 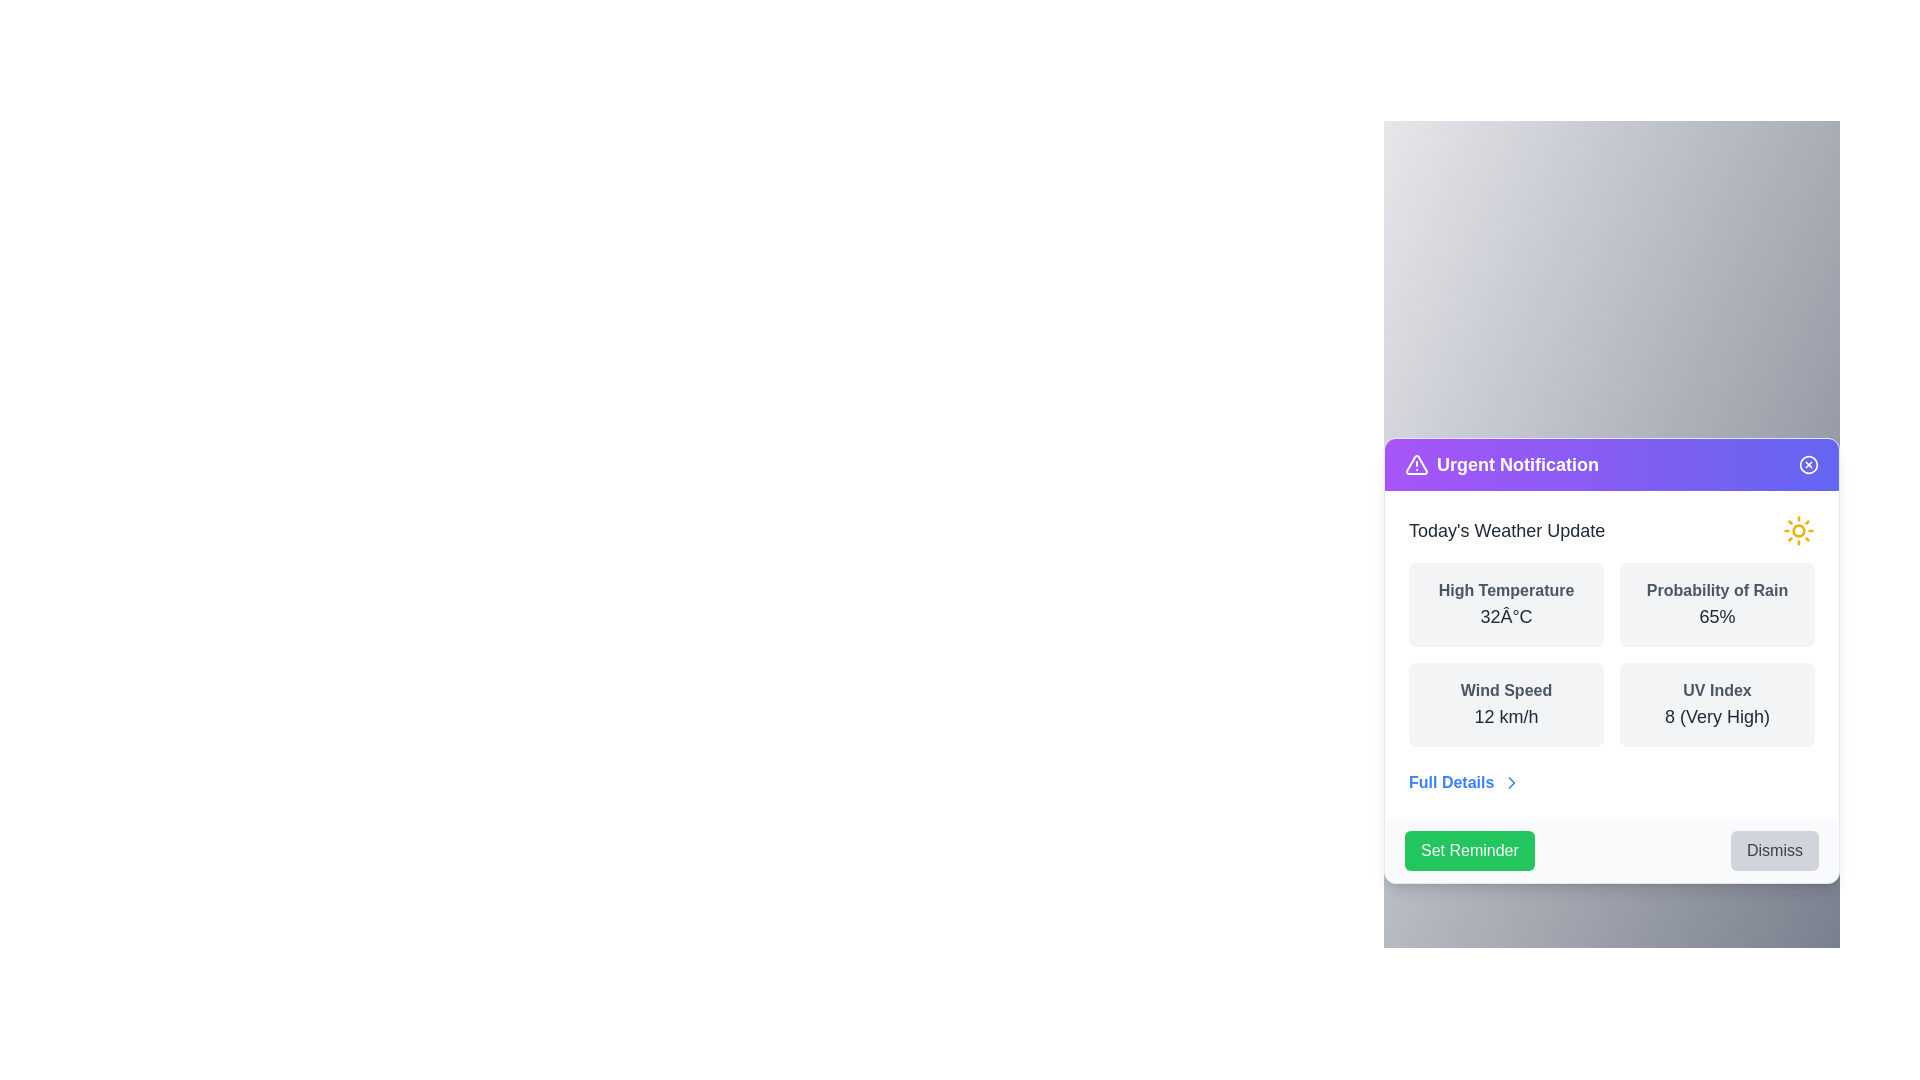 I want to click on the blue, underlined text reading 'Full Details' to follow the link located in the lower section of the weather information card, so click(x=1451, y=782).